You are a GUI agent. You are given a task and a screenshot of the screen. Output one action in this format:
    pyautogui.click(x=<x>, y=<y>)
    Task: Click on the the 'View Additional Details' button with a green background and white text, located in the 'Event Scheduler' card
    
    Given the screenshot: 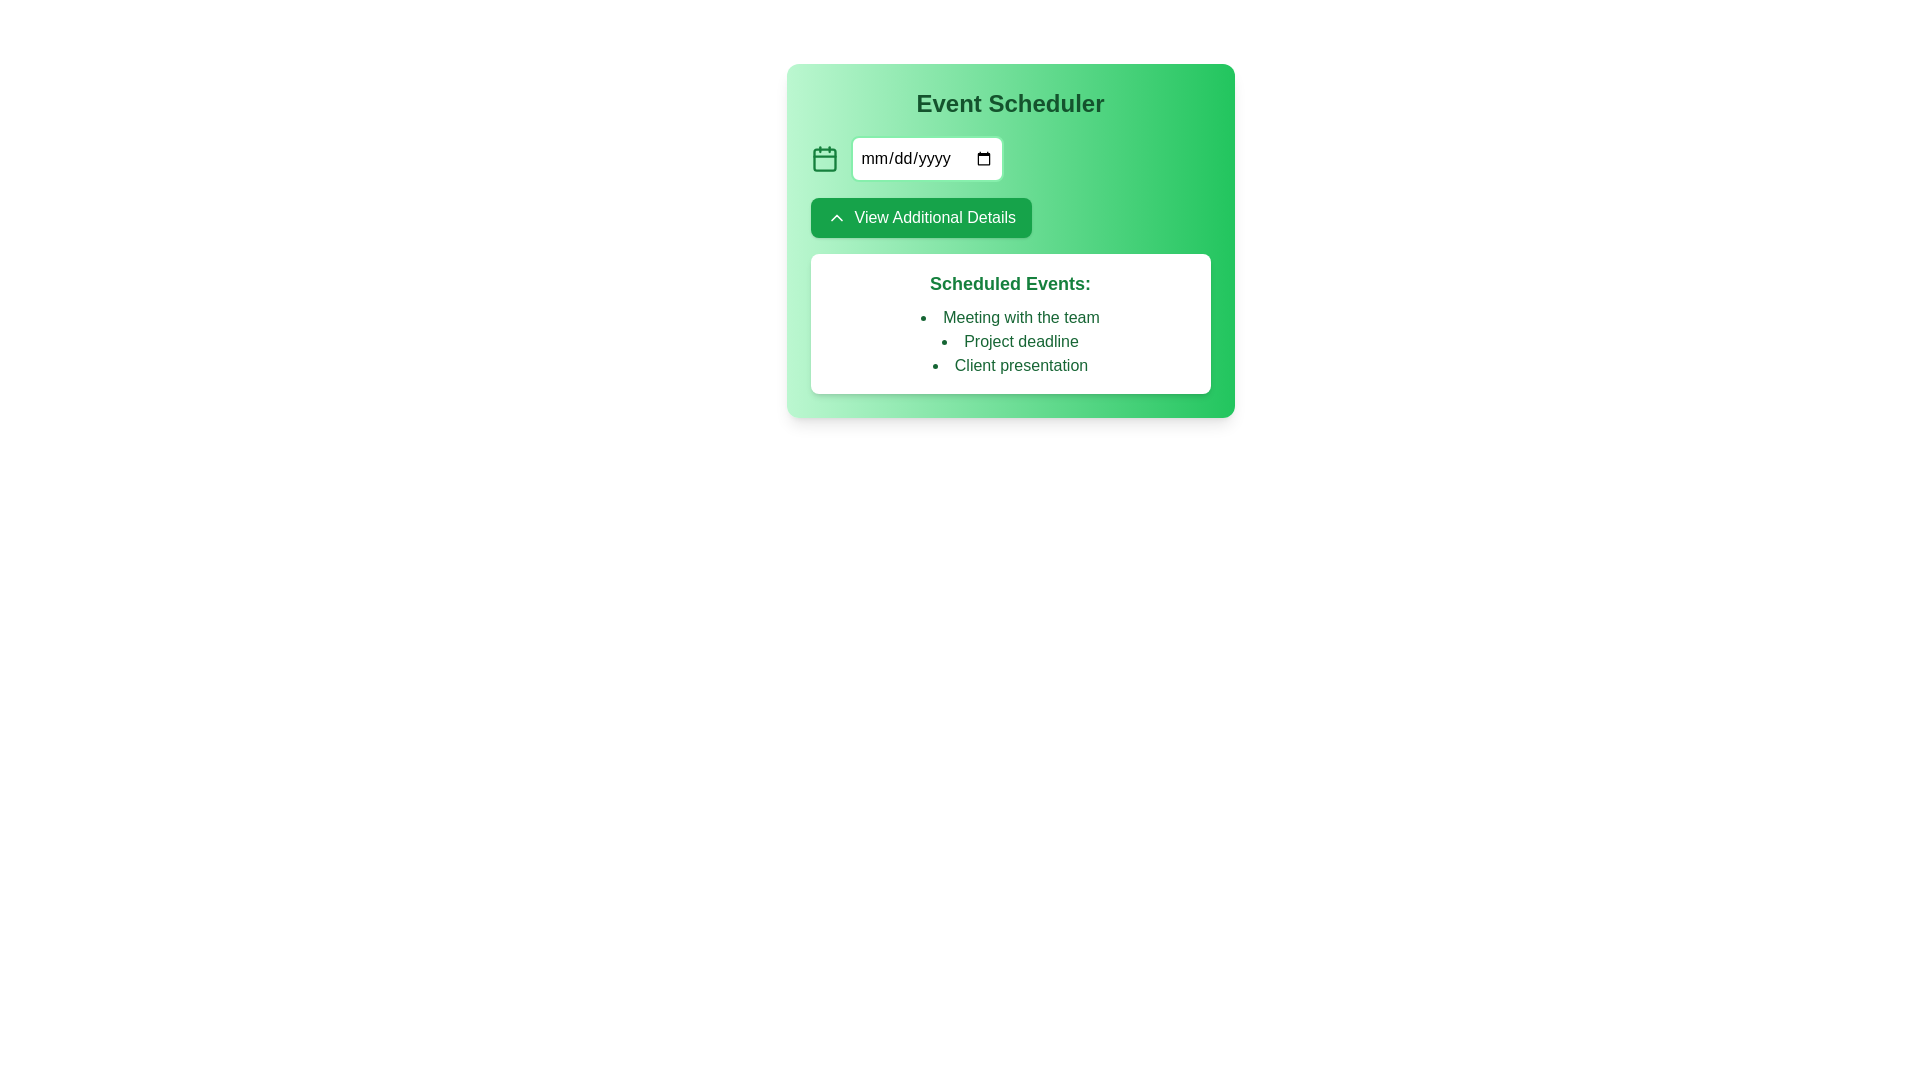 What is the action you would take?
    pyautogui.click(x=920, y=218)
    